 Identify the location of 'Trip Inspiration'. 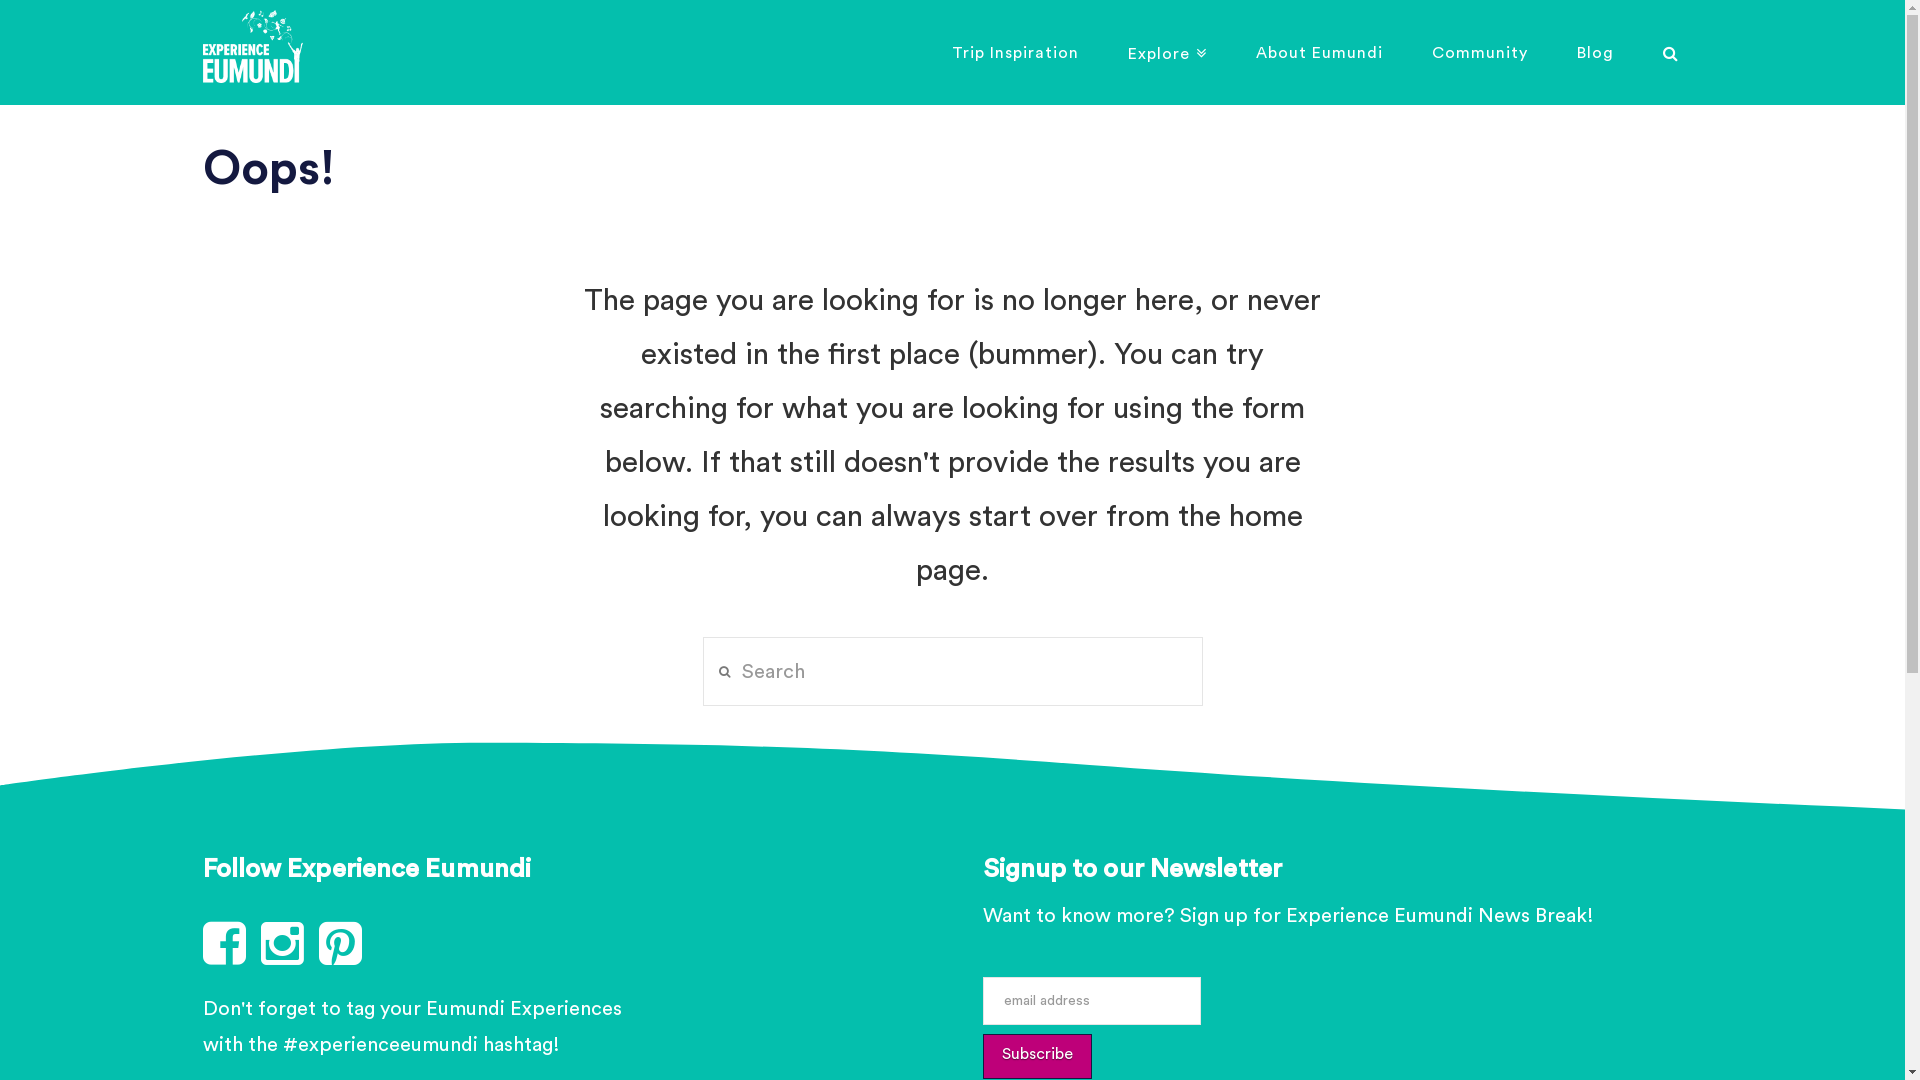
(1014, 51).